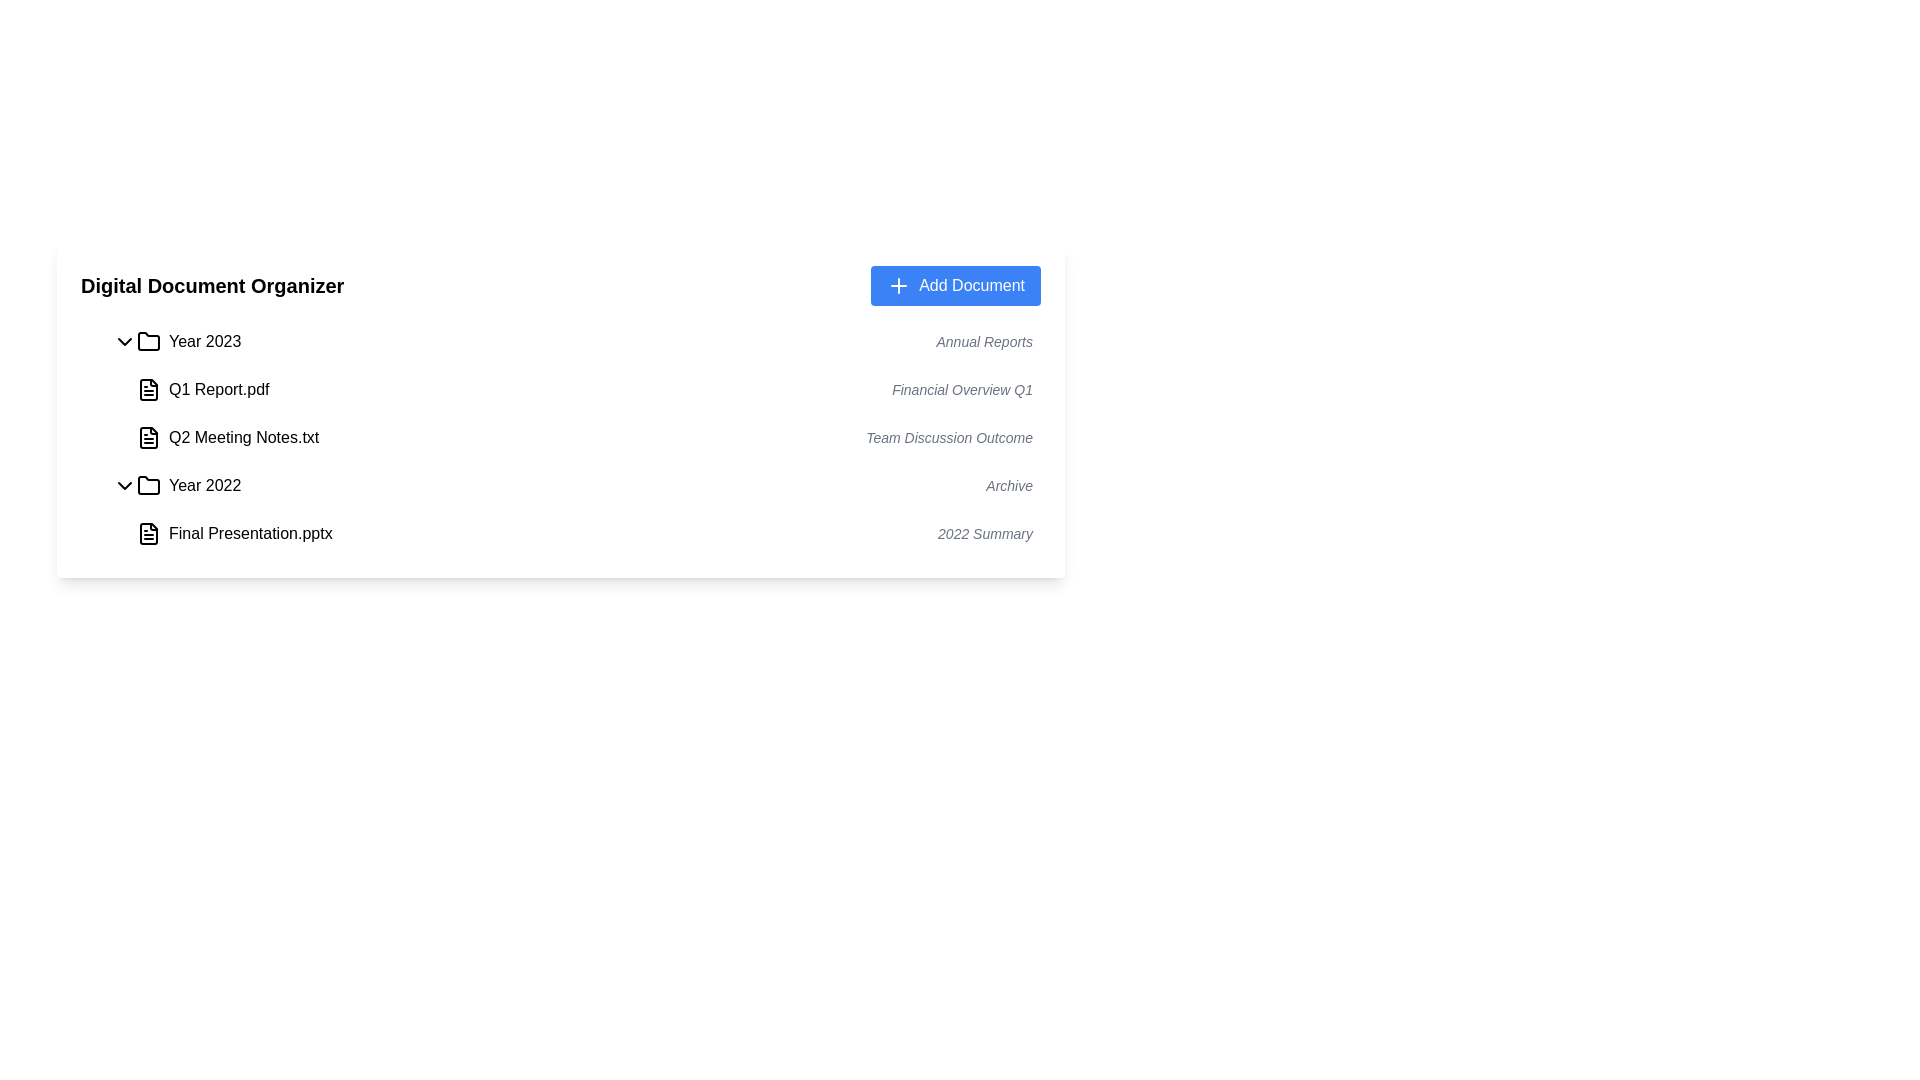 The width and height of the screenshot is (1920, 1080). What do you see at coordinates (147, 339) in the screenshot?
I see `the folder icon for the year 2023, which is positioned directly to the left of the 'Year 2023' text` at bounding box center [147, 339].